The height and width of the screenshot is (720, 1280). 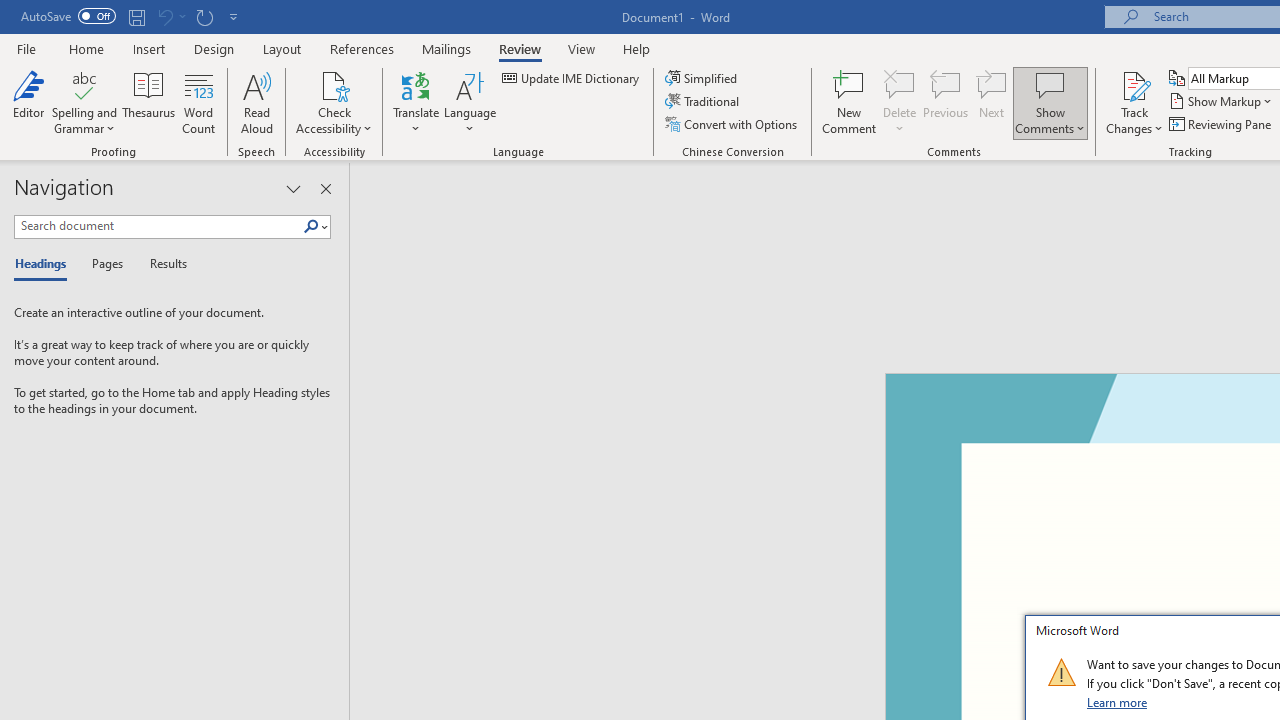 What do you see at coordinates (362, 48) in the screenshot?
I see `'References'` at bounding box center [362, 48].